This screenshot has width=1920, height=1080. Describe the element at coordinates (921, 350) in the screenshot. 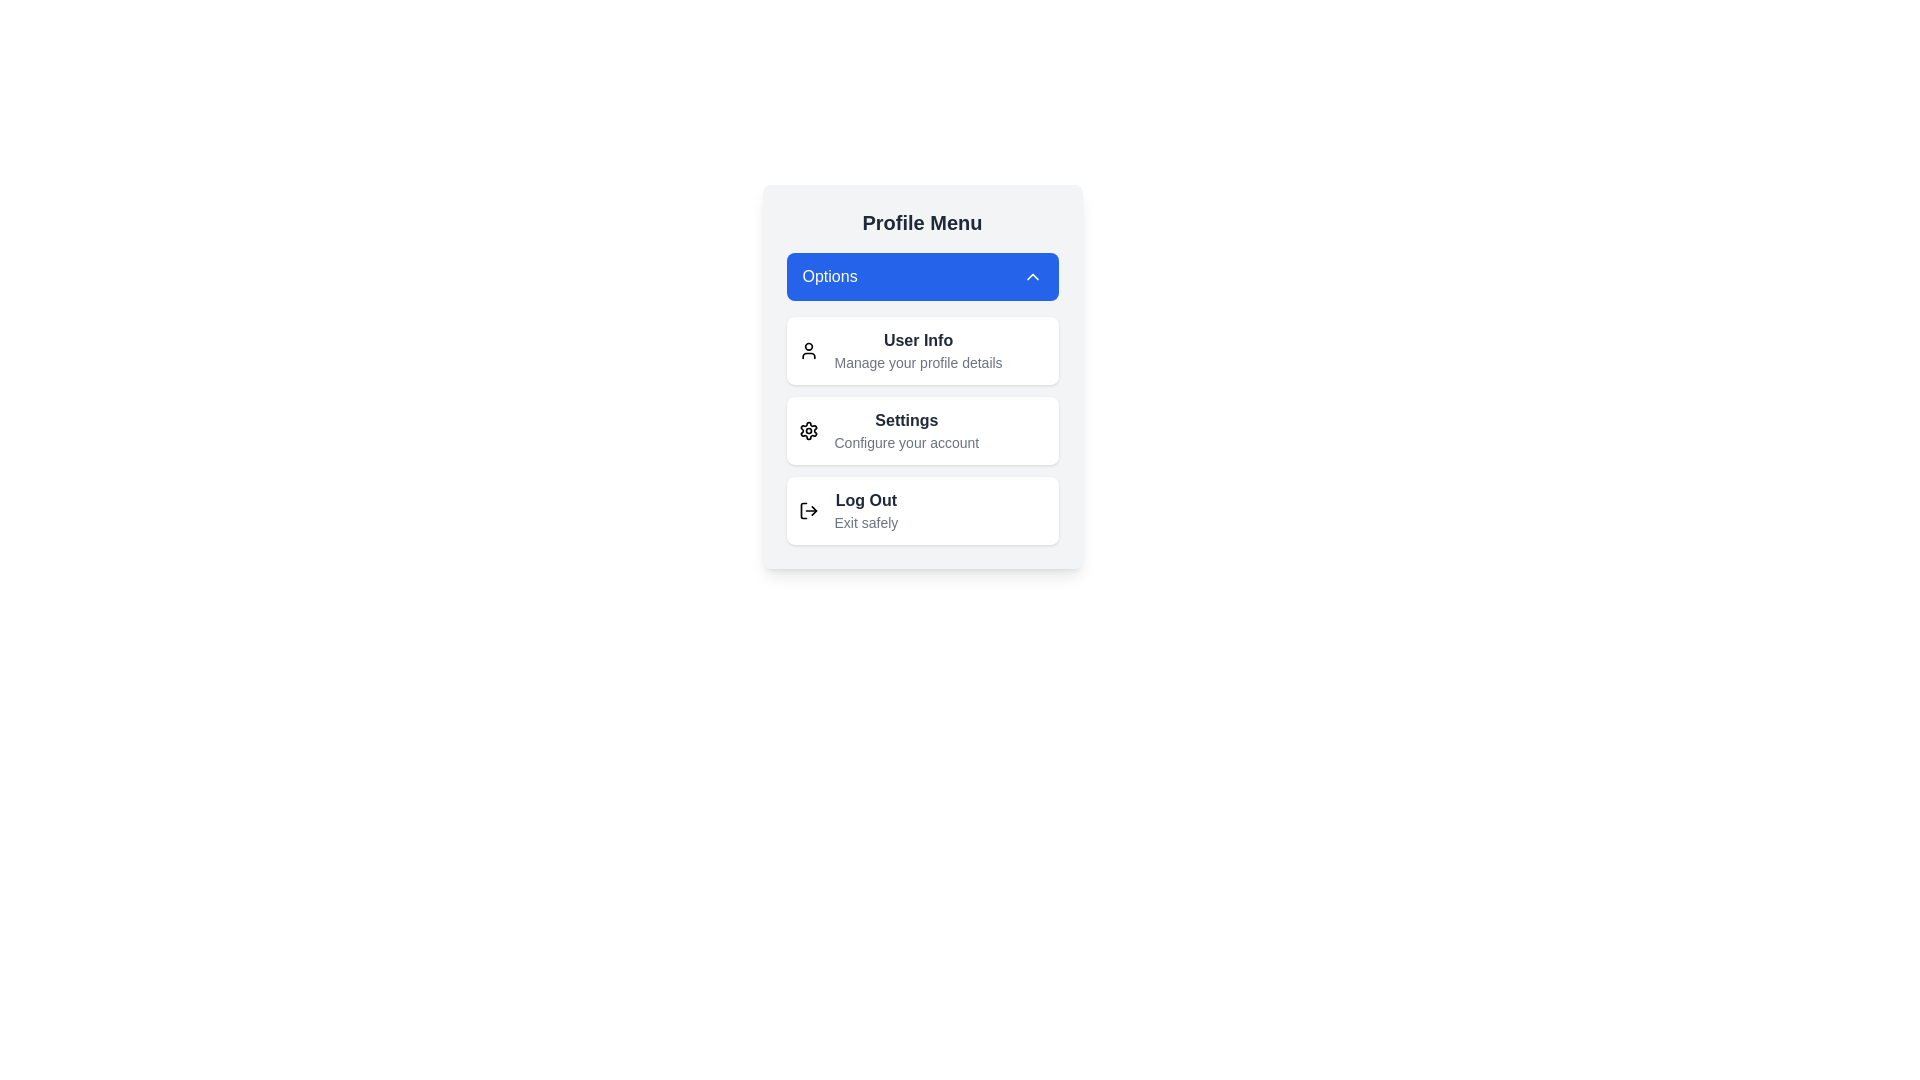

I see `the menu option User Info from the list` at that location.